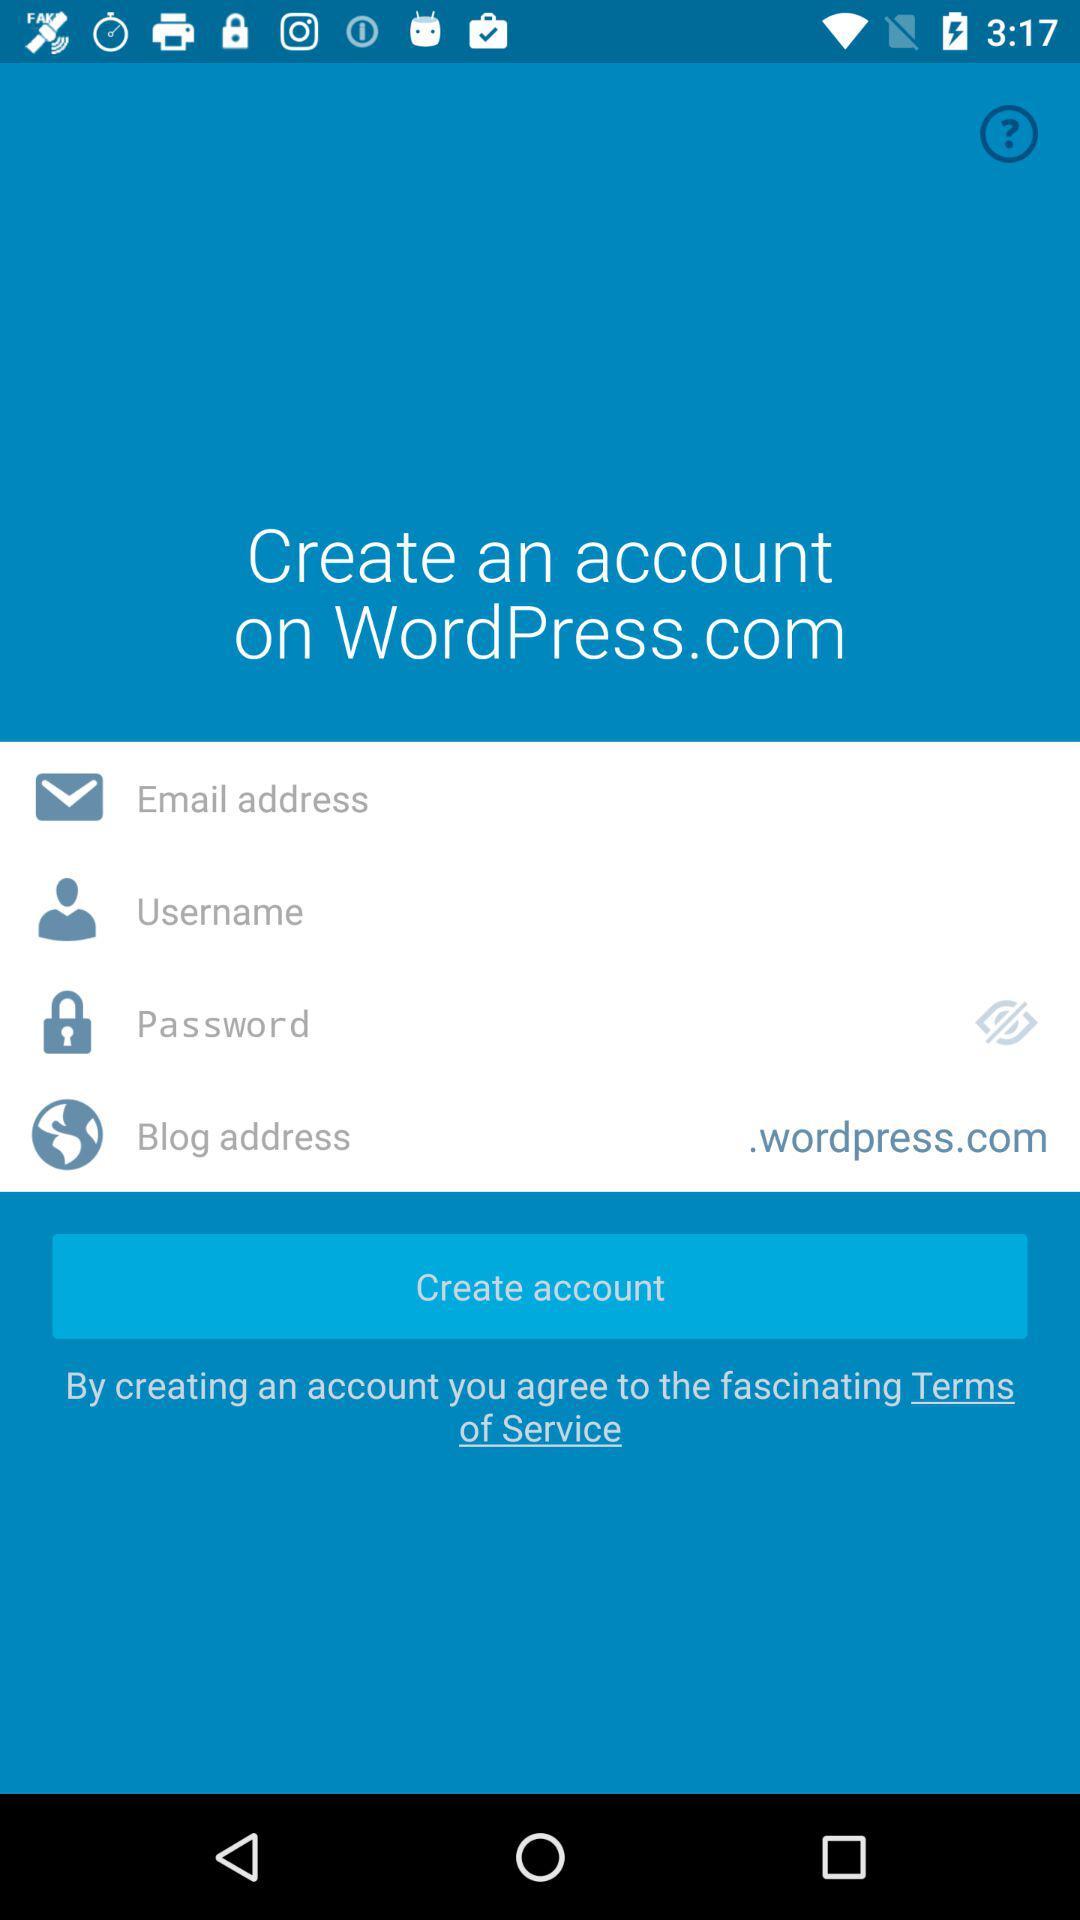  I want to click on by creating an item, so click(540, 1404).